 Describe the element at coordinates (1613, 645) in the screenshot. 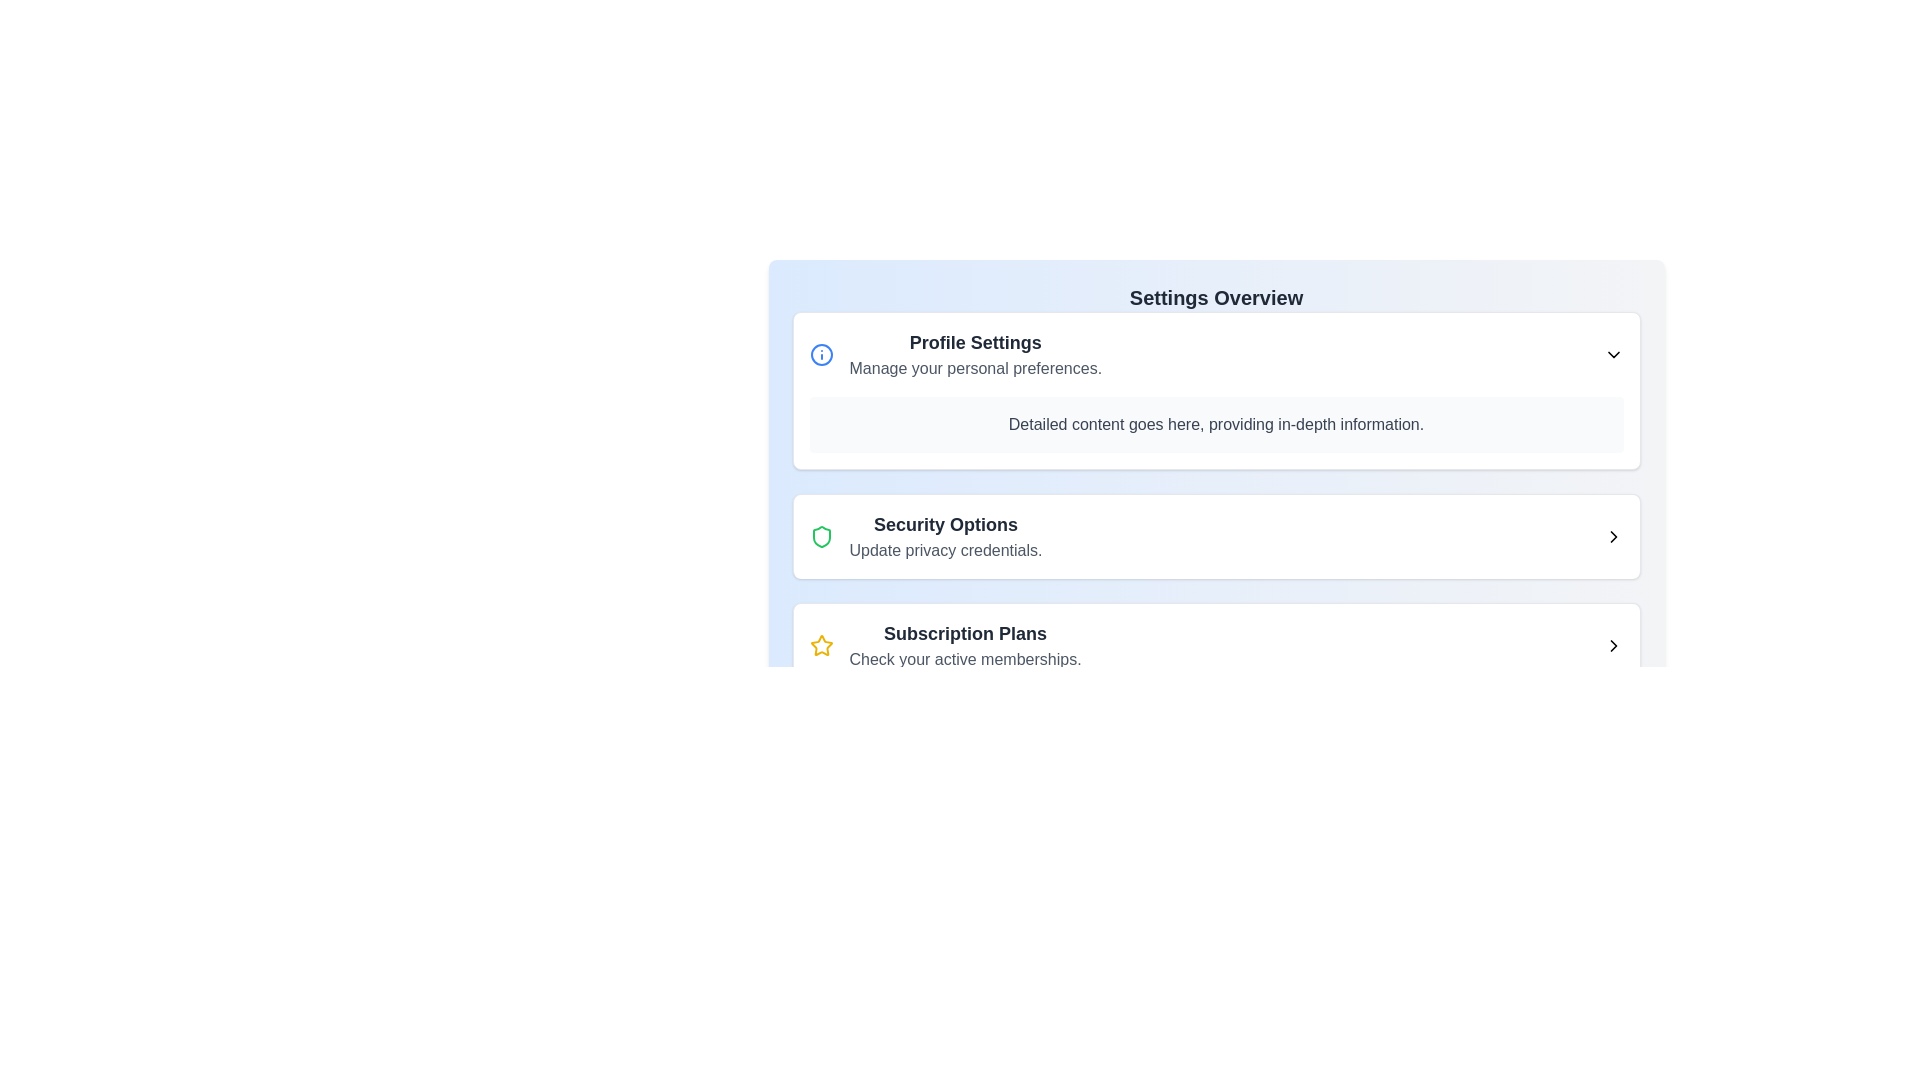

I see `the rightward chevron icon with a black stroke in the 'Subscription Plans' section` at that location.